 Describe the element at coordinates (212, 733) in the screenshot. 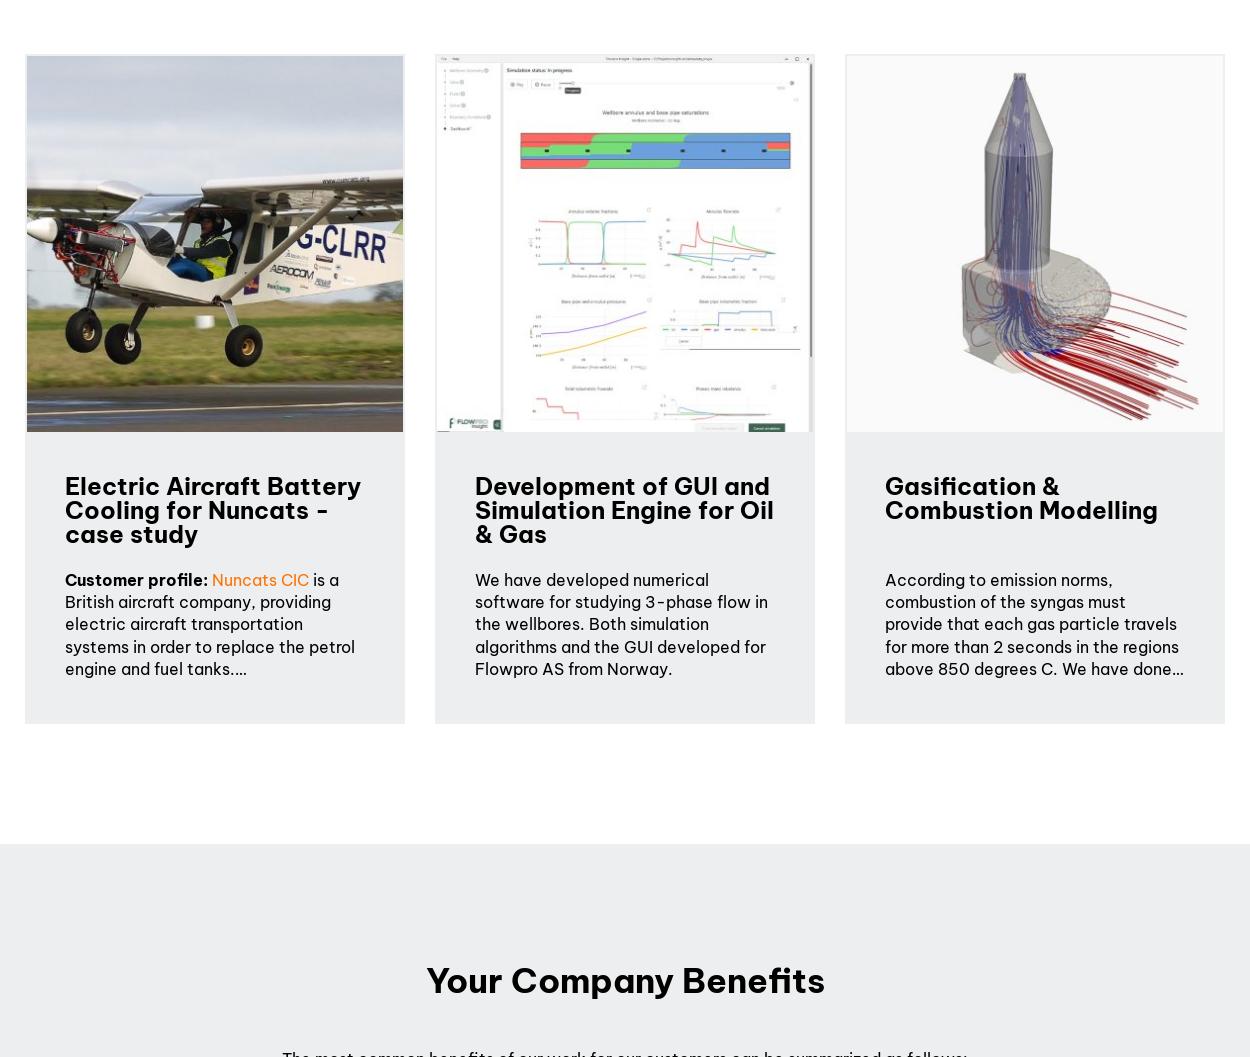

I see `'The electric aircrafts designed and built by Nuncats are based on batteries, supported by solar charging stations on the ground.'` at that location.